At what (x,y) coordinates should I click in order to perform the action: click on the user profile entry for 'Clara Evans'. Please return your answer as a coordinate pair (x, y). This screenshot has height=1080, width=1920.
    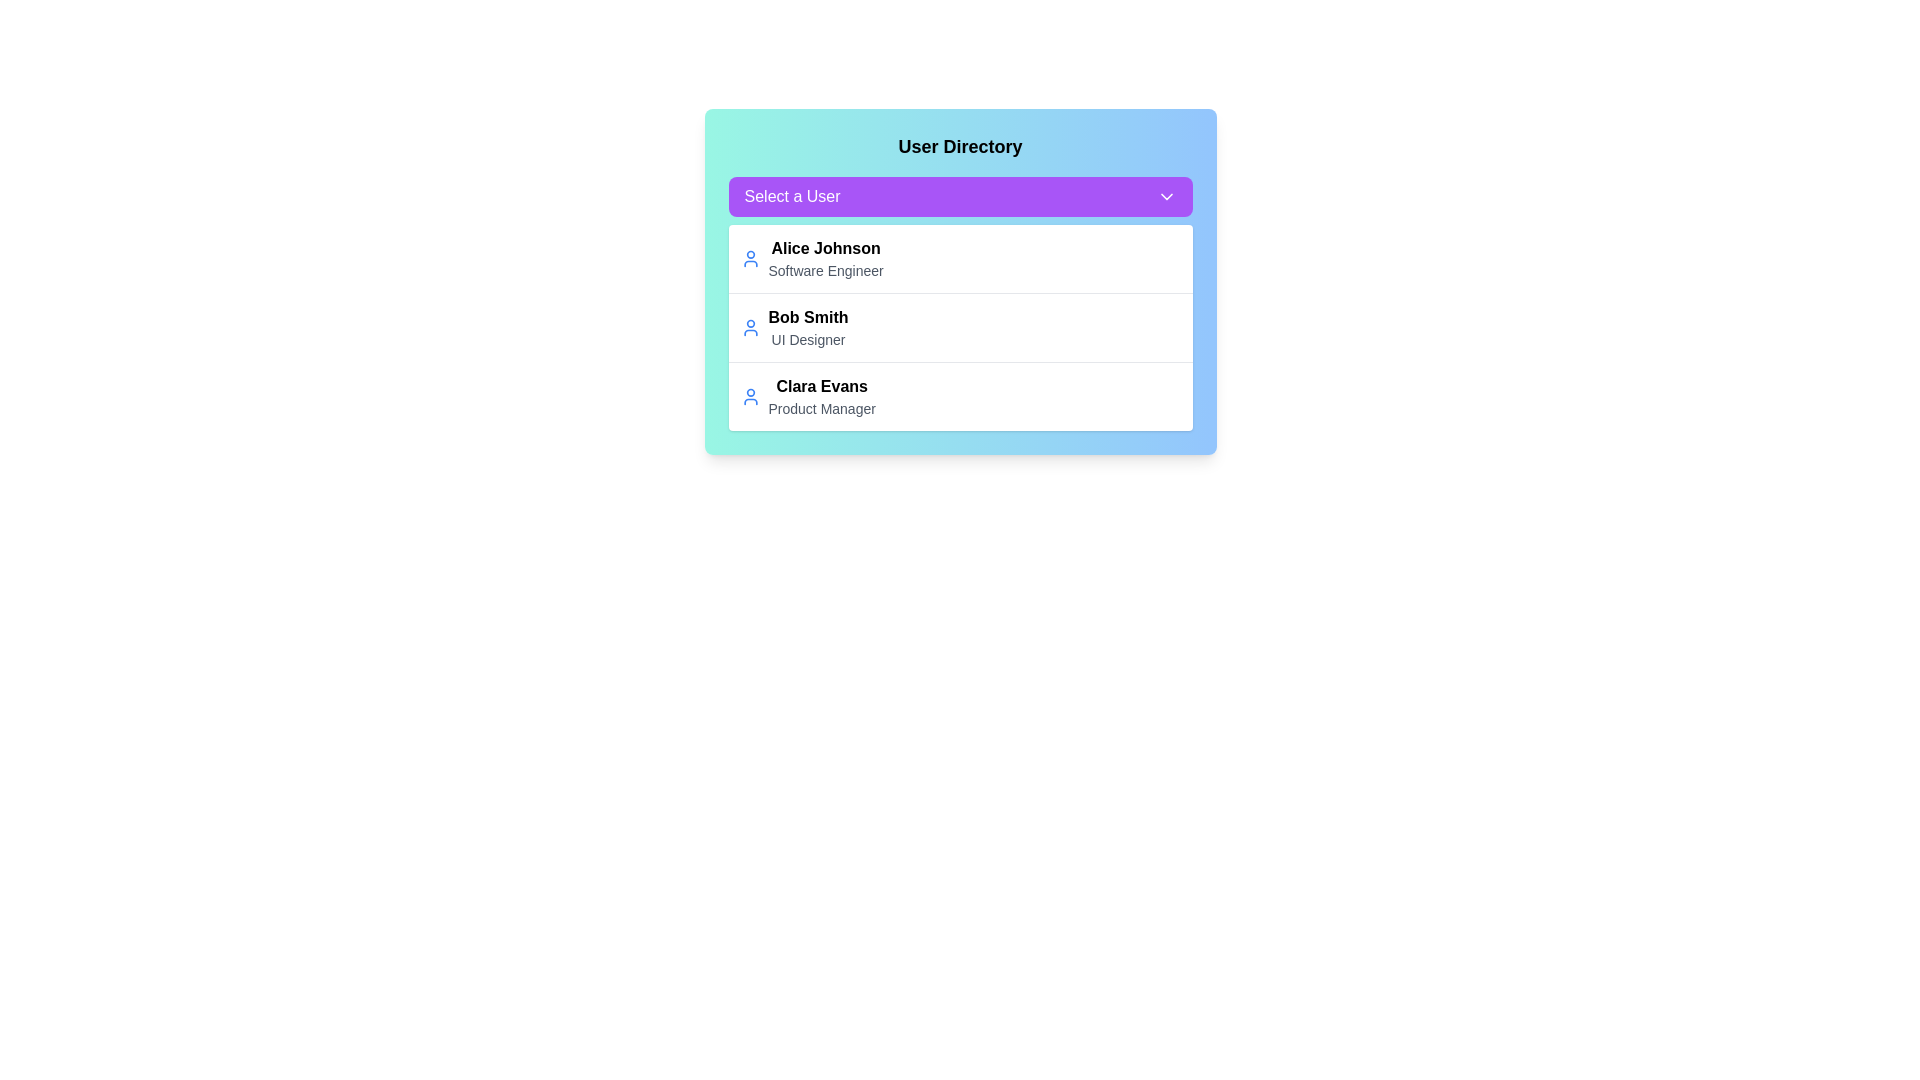
    Looking at the image, I should click on (808, 397).